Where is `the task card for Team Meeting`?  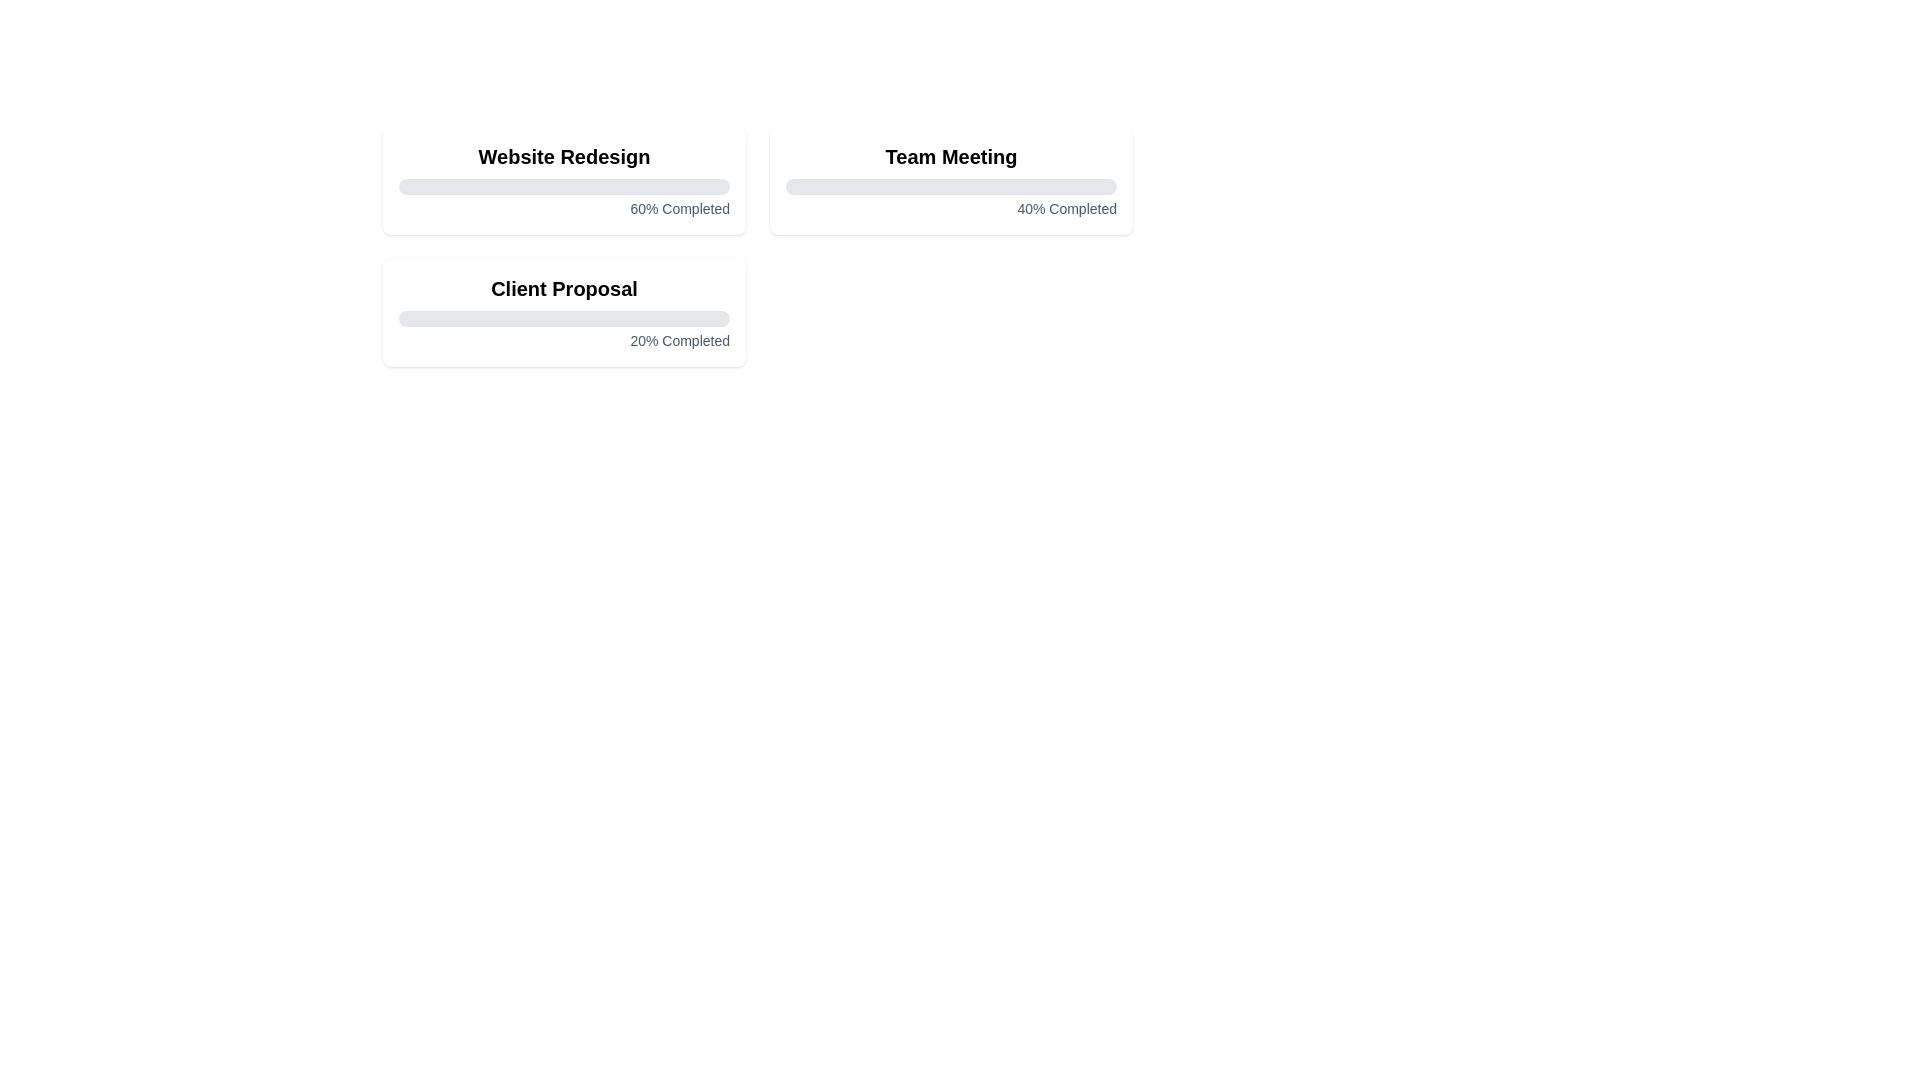 the task card for Team Meeting is located at coordinates (950, 181).